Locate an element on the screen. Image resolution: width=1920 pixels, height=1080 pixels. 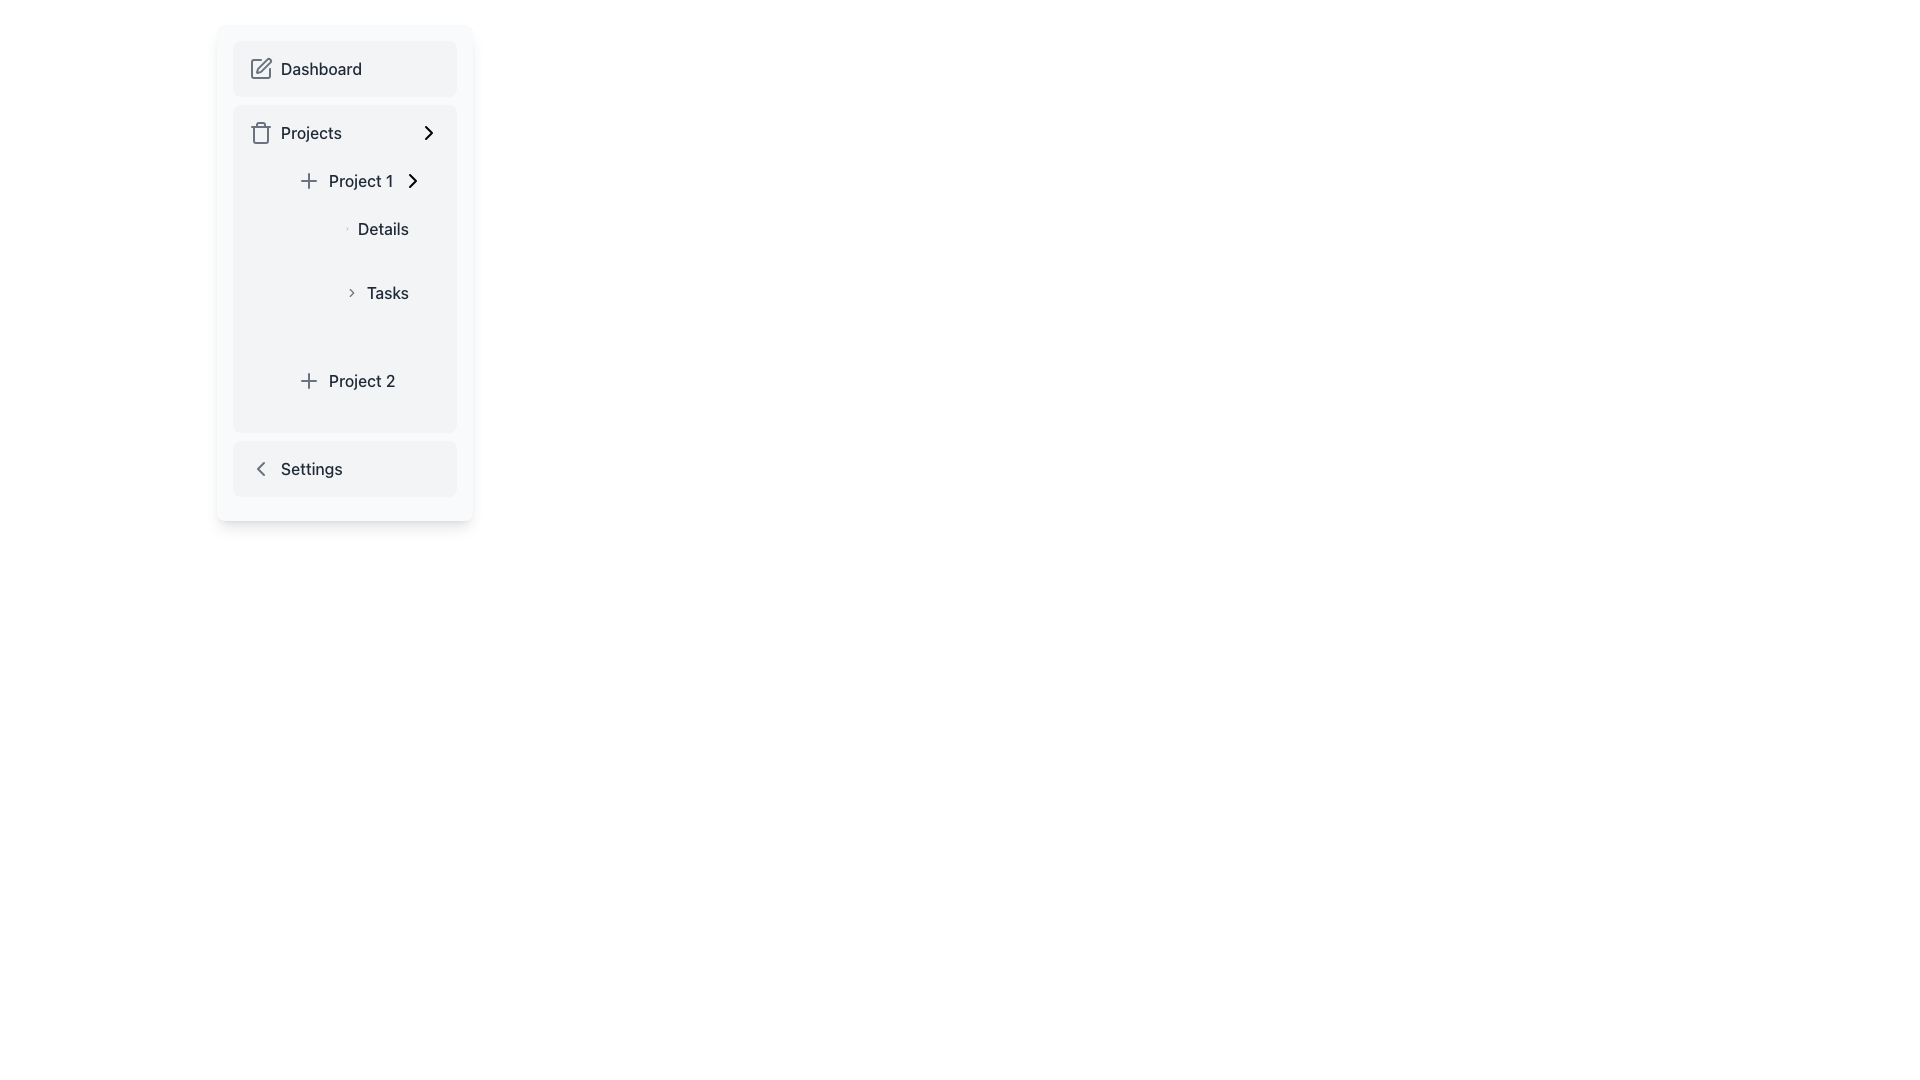
the text label for navigating to tasks related to 'Project 1' located in the Projects section of the left-hand navigation panel is located at coordinates (388, 293).